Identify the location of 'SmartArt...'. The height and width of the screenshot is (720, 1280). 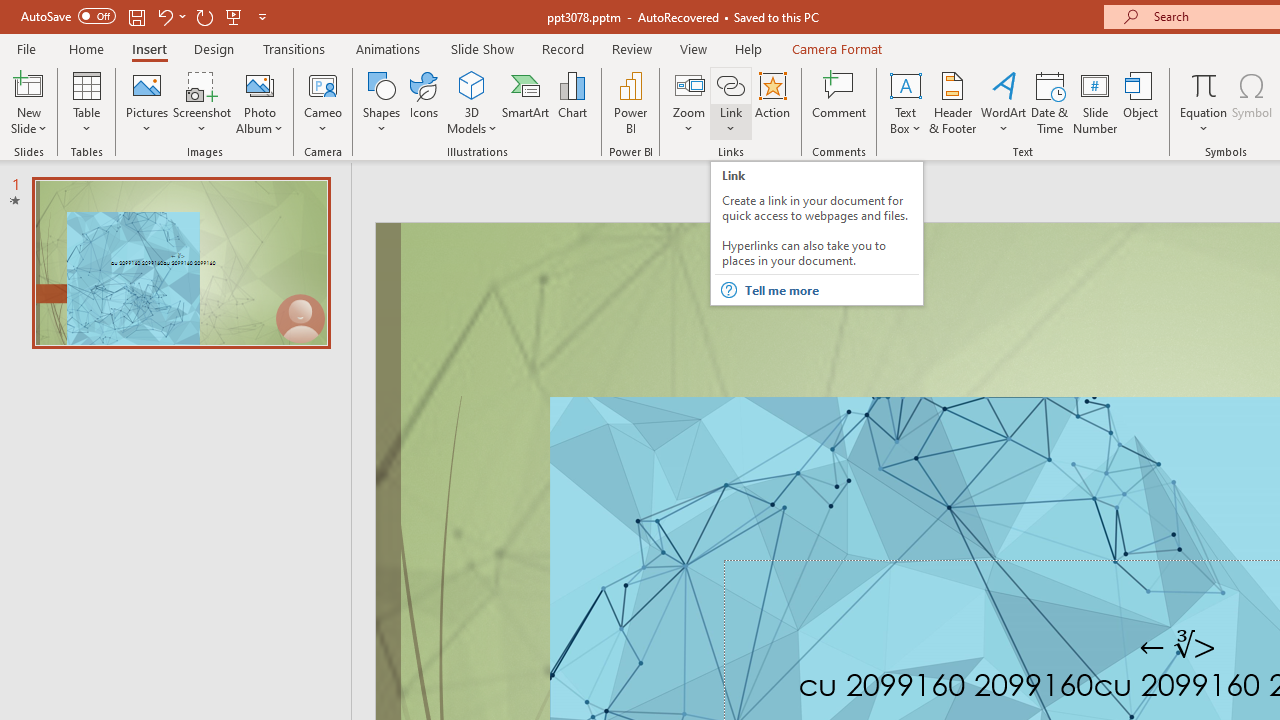
(526, 103).